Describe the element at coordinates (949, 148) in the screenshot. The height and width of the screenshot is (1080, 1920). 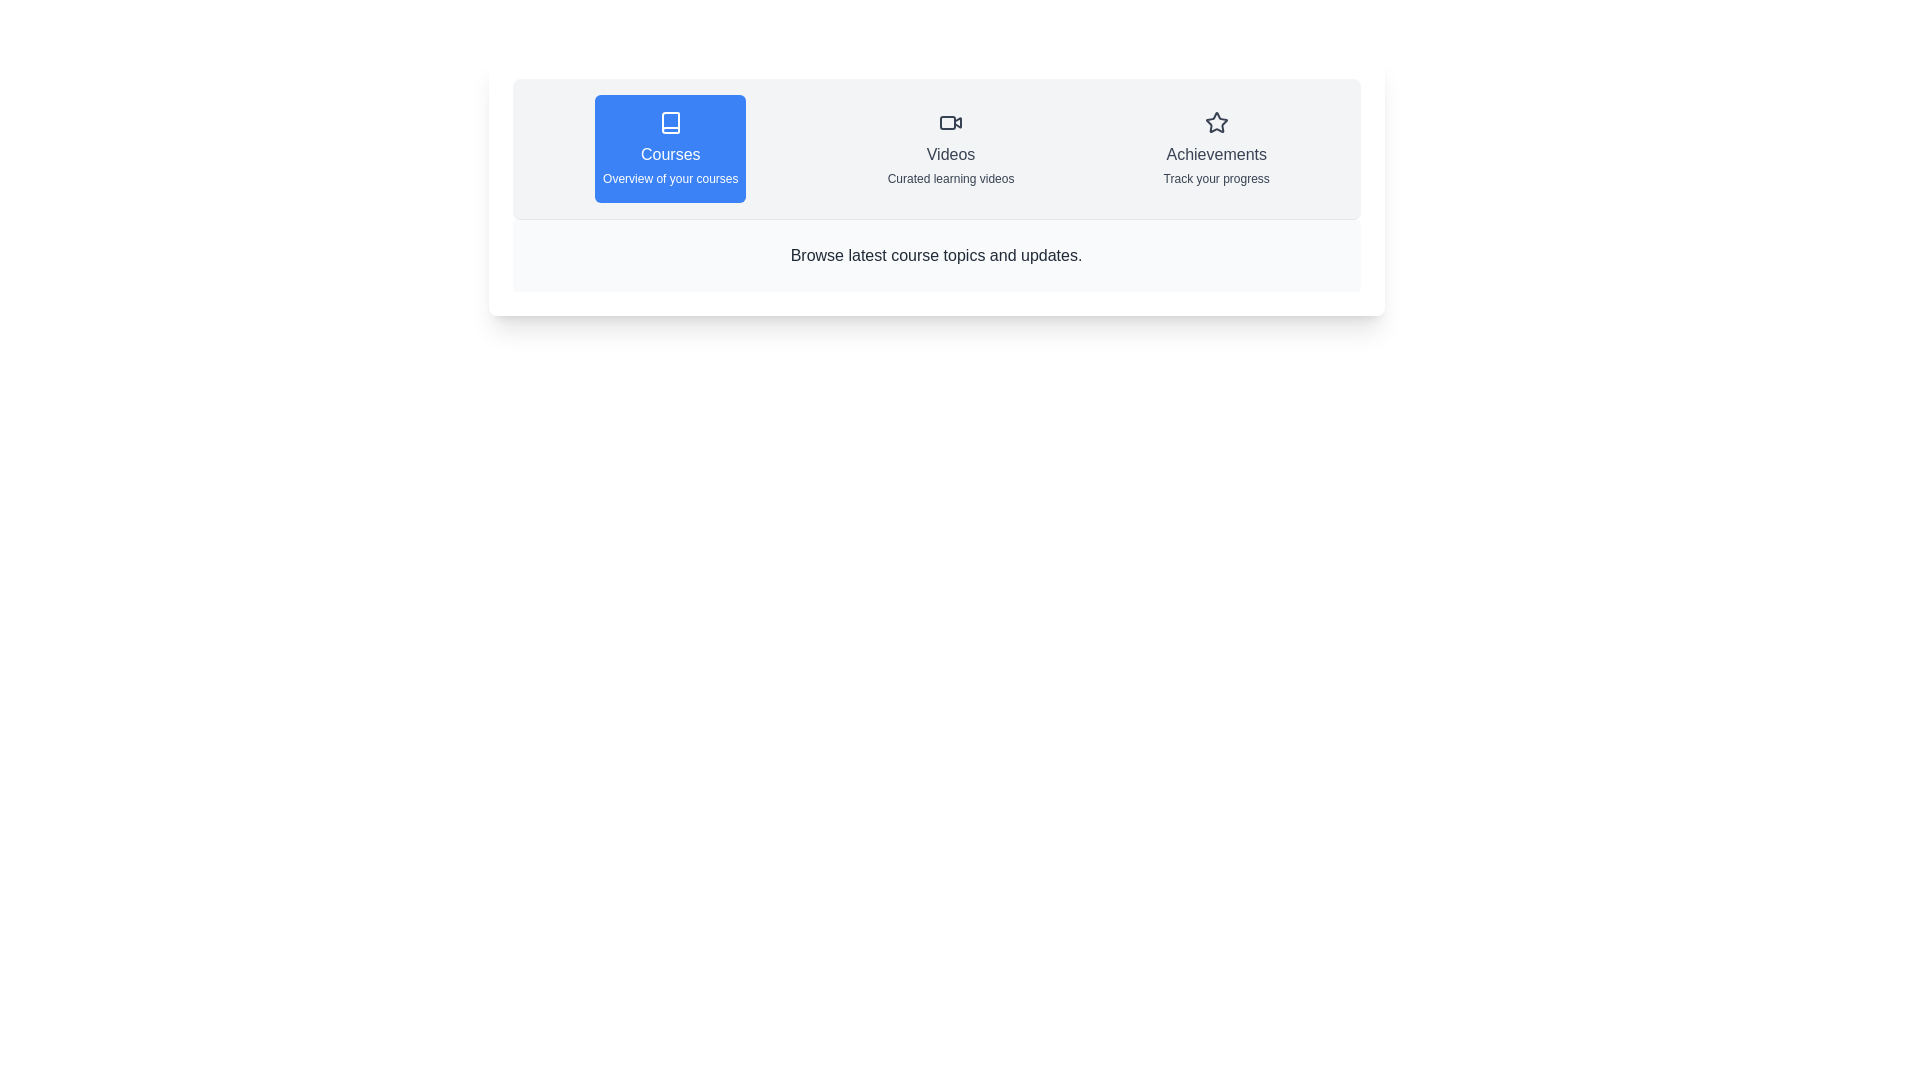
I see `the tab labeled Videos to view its content` at that location.